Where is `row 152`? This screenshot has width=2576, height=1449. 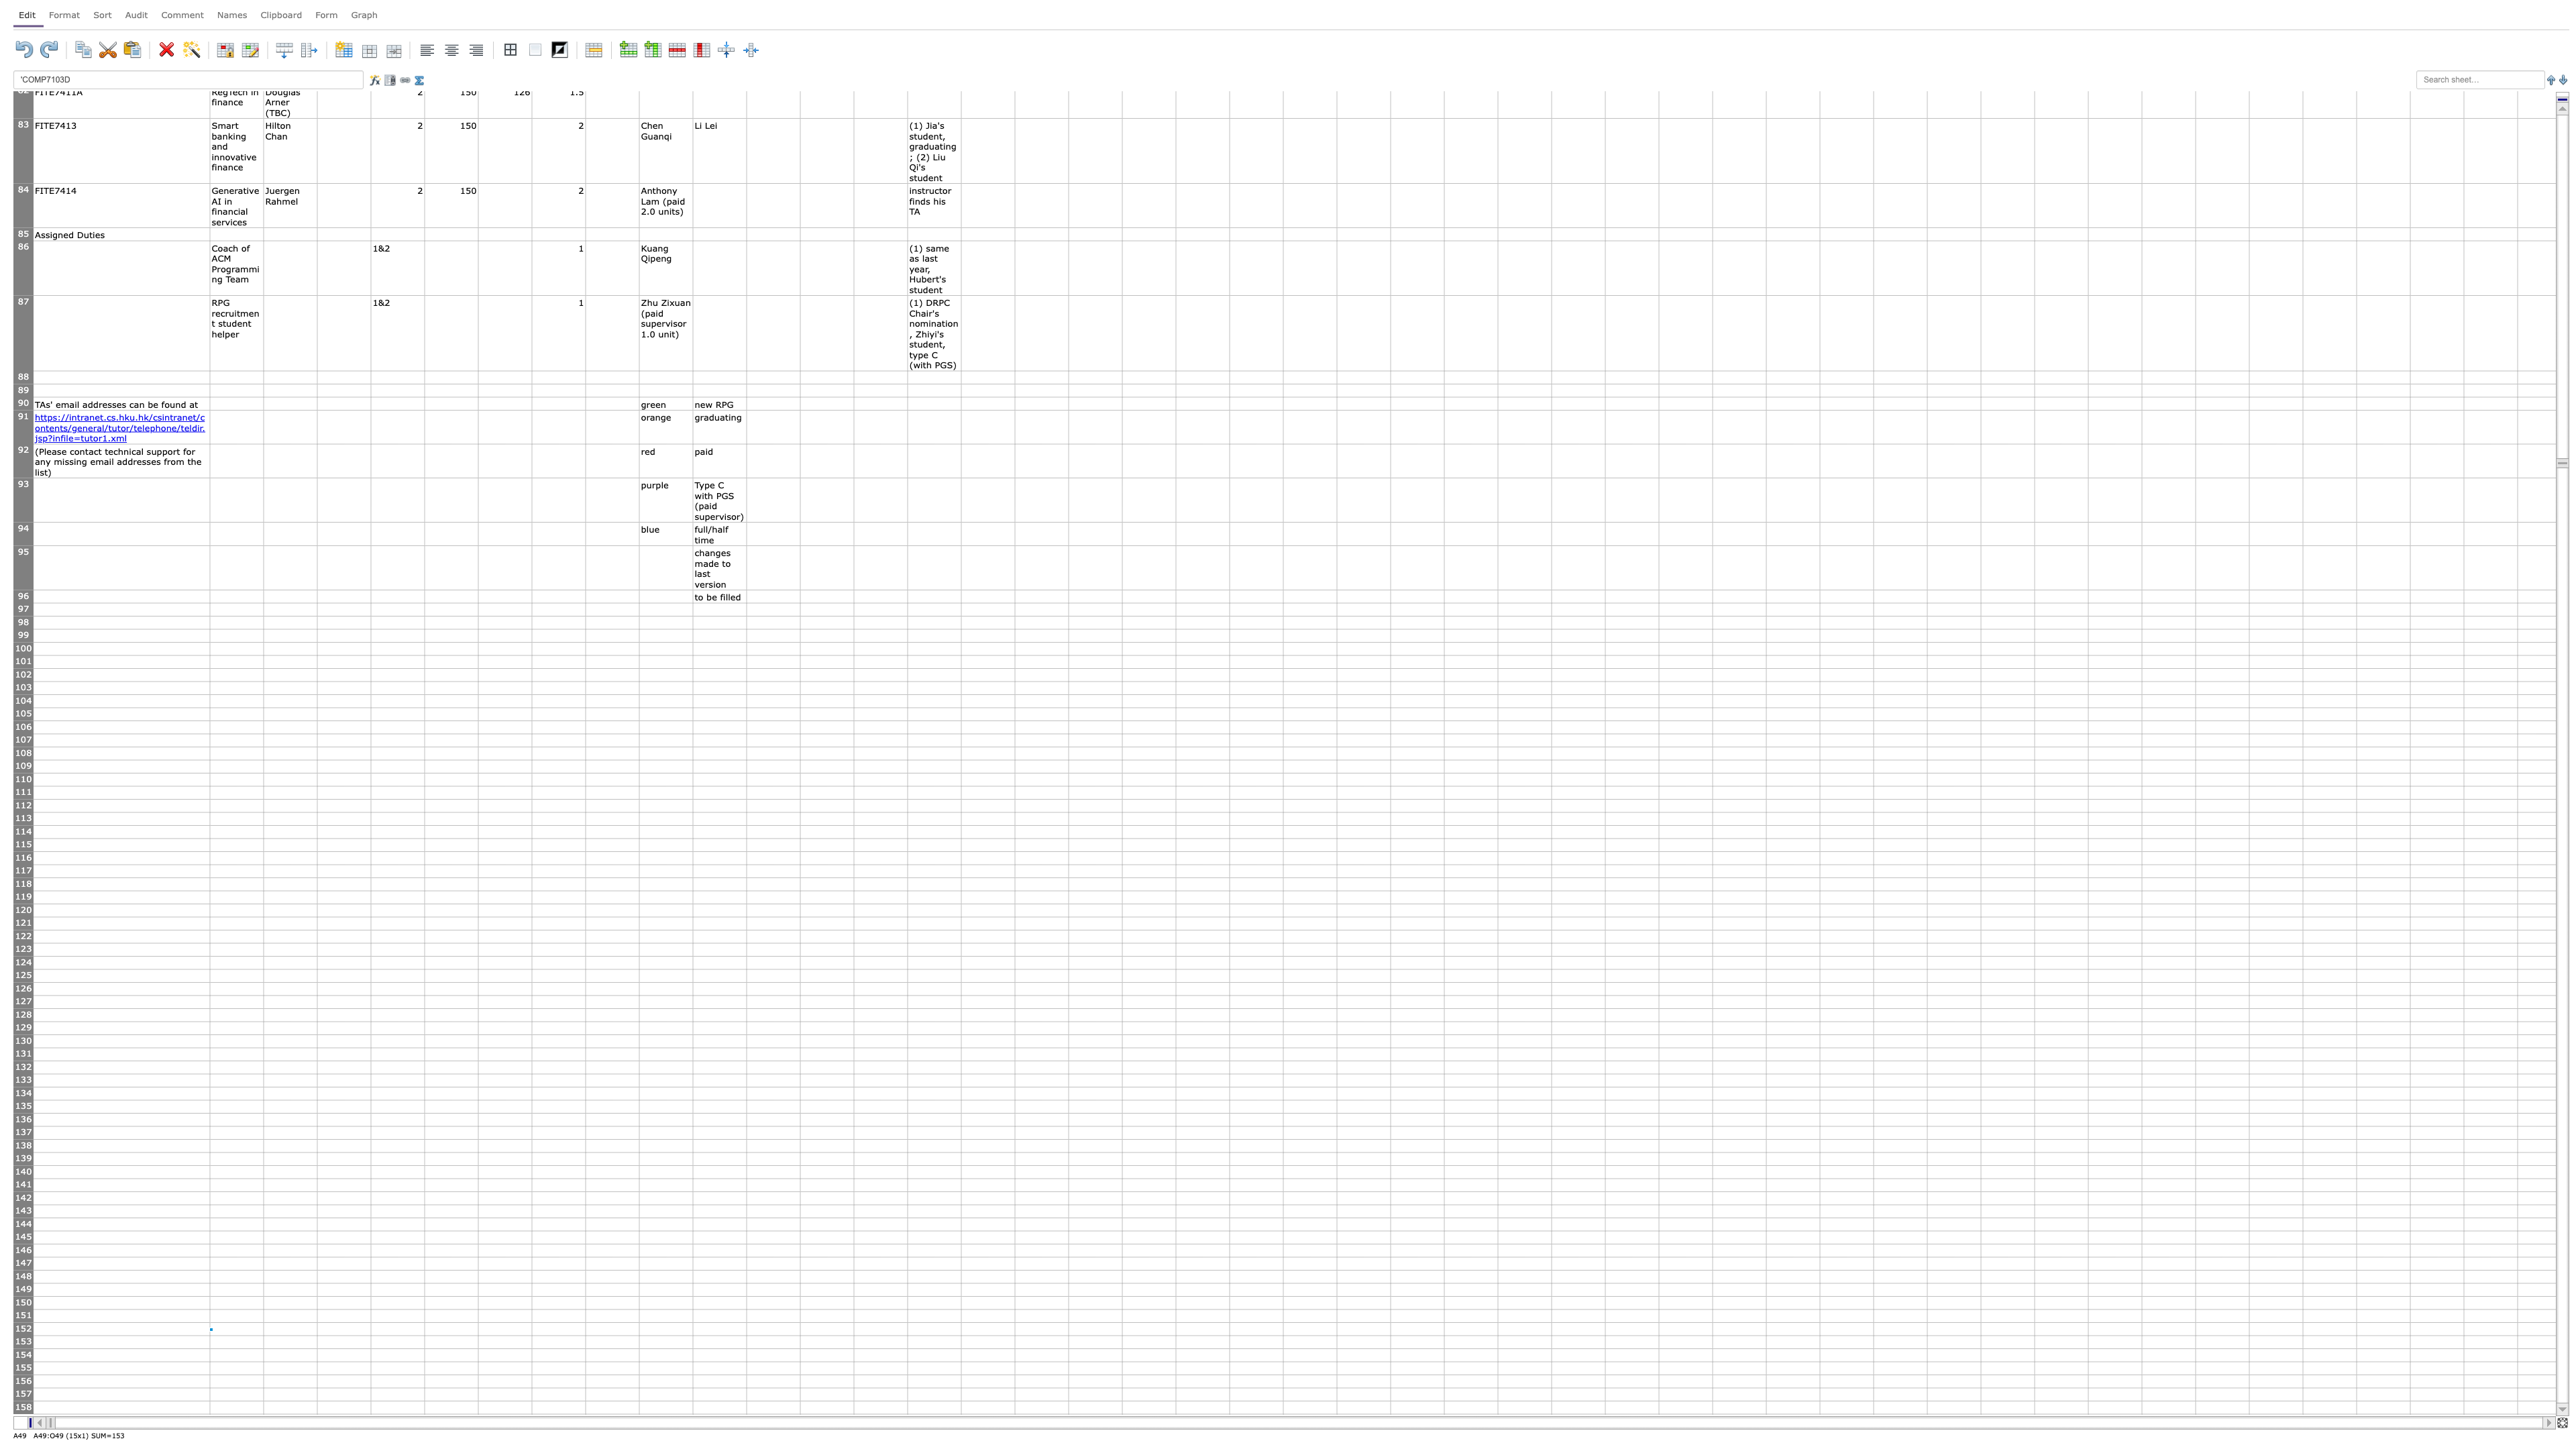 row 152 is located at coordinates (23, 1328).